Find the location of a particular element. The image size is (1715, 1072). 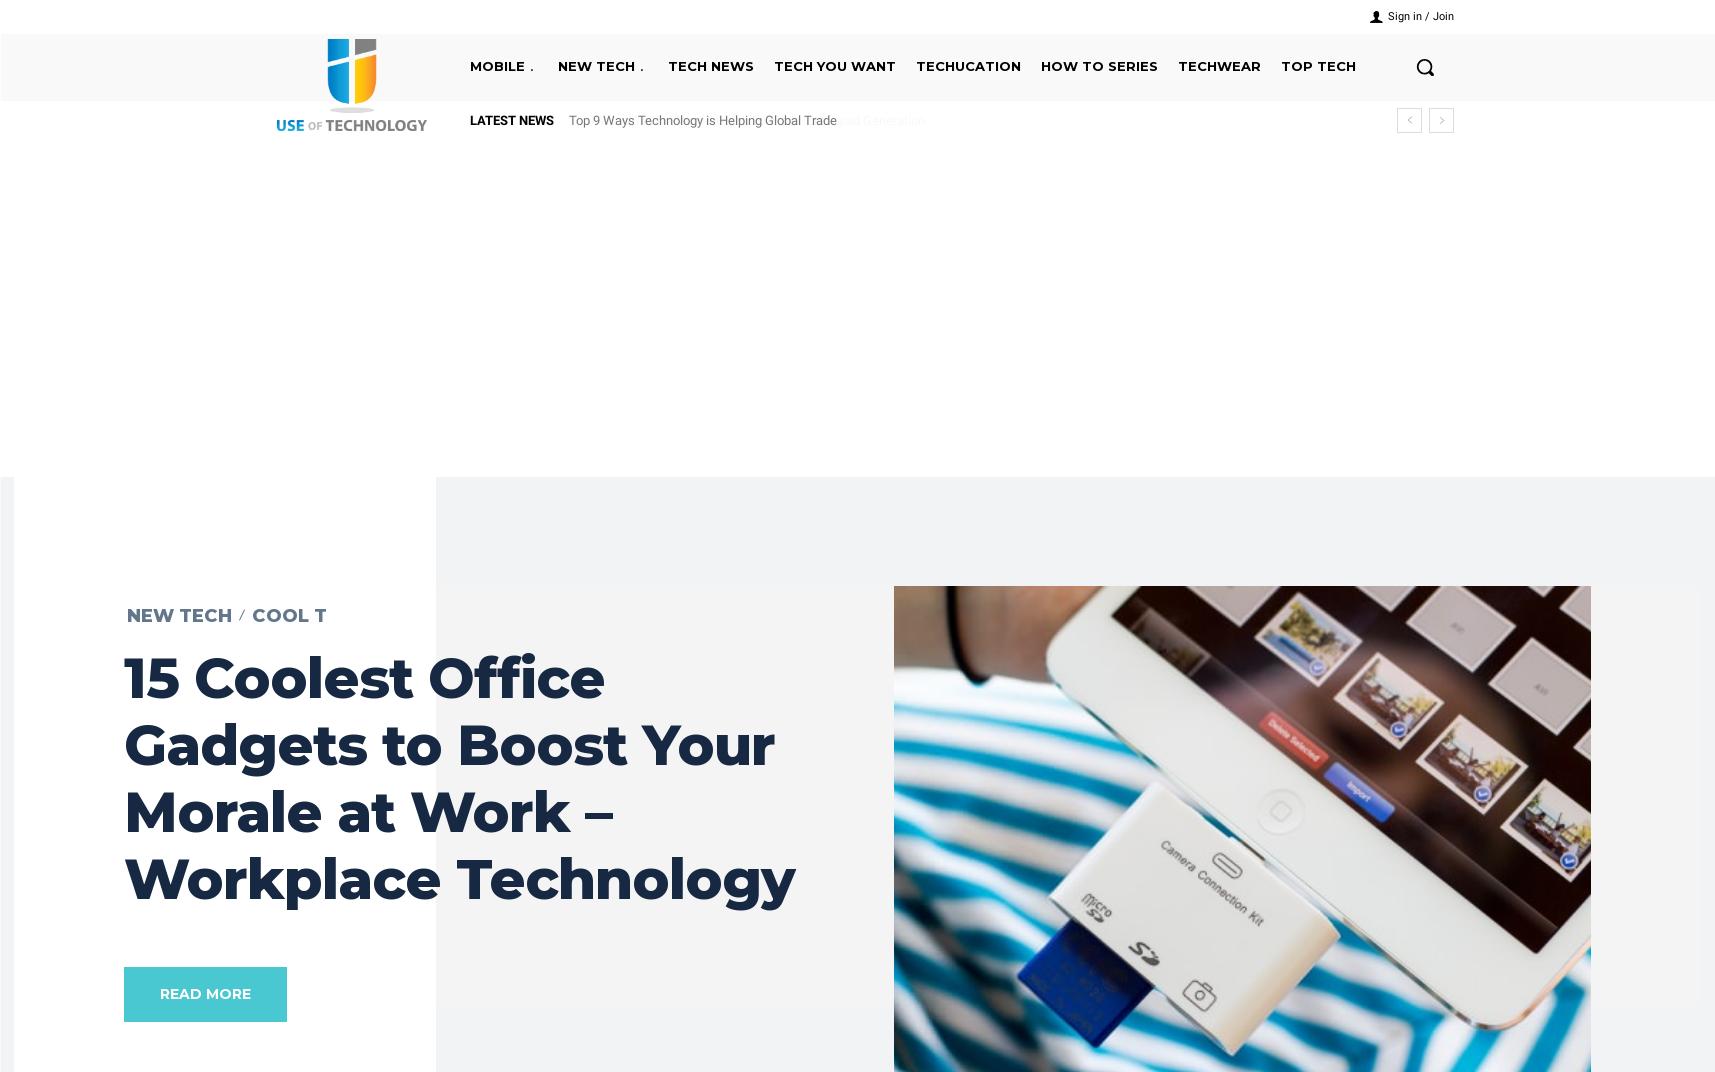

'Cool T' is located at coordinates (288, 615).